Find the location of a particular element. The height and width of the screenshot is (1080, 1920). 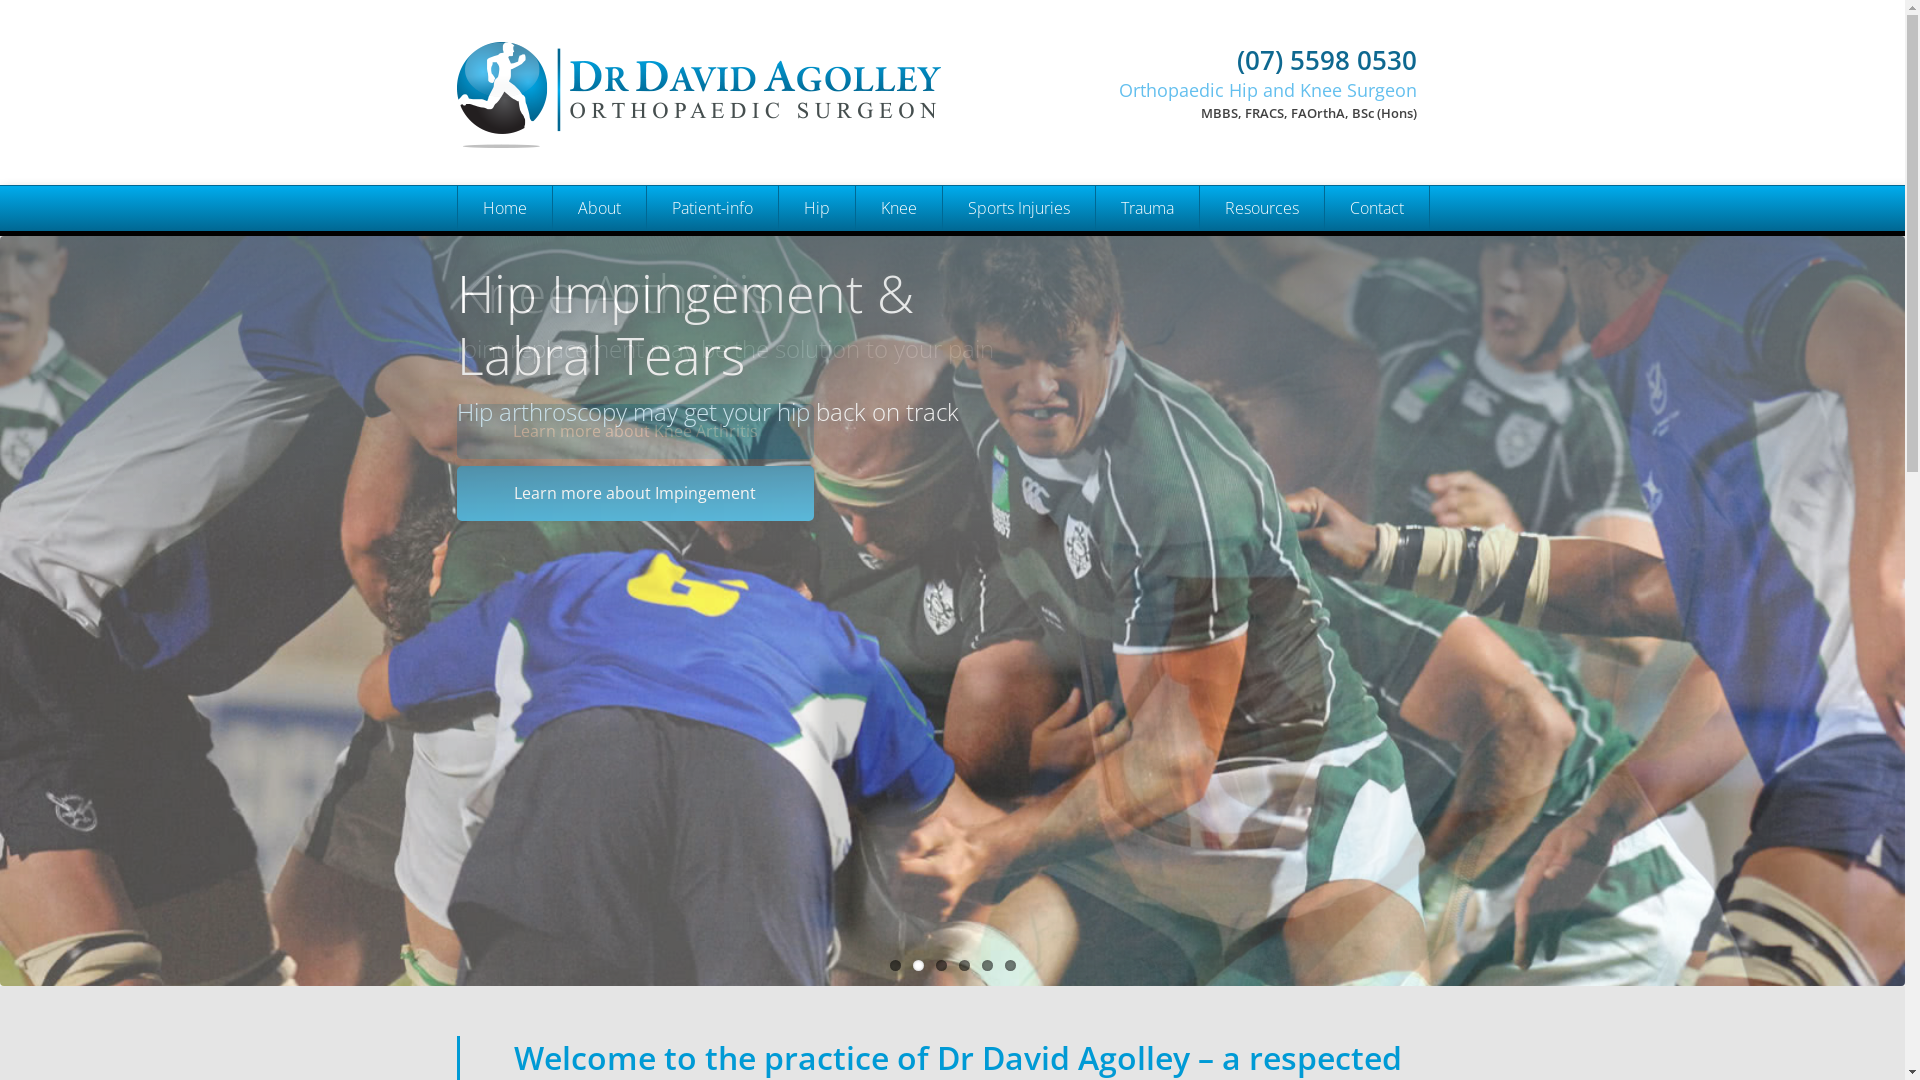

'Resources' is located at coordinates (1259, 208).